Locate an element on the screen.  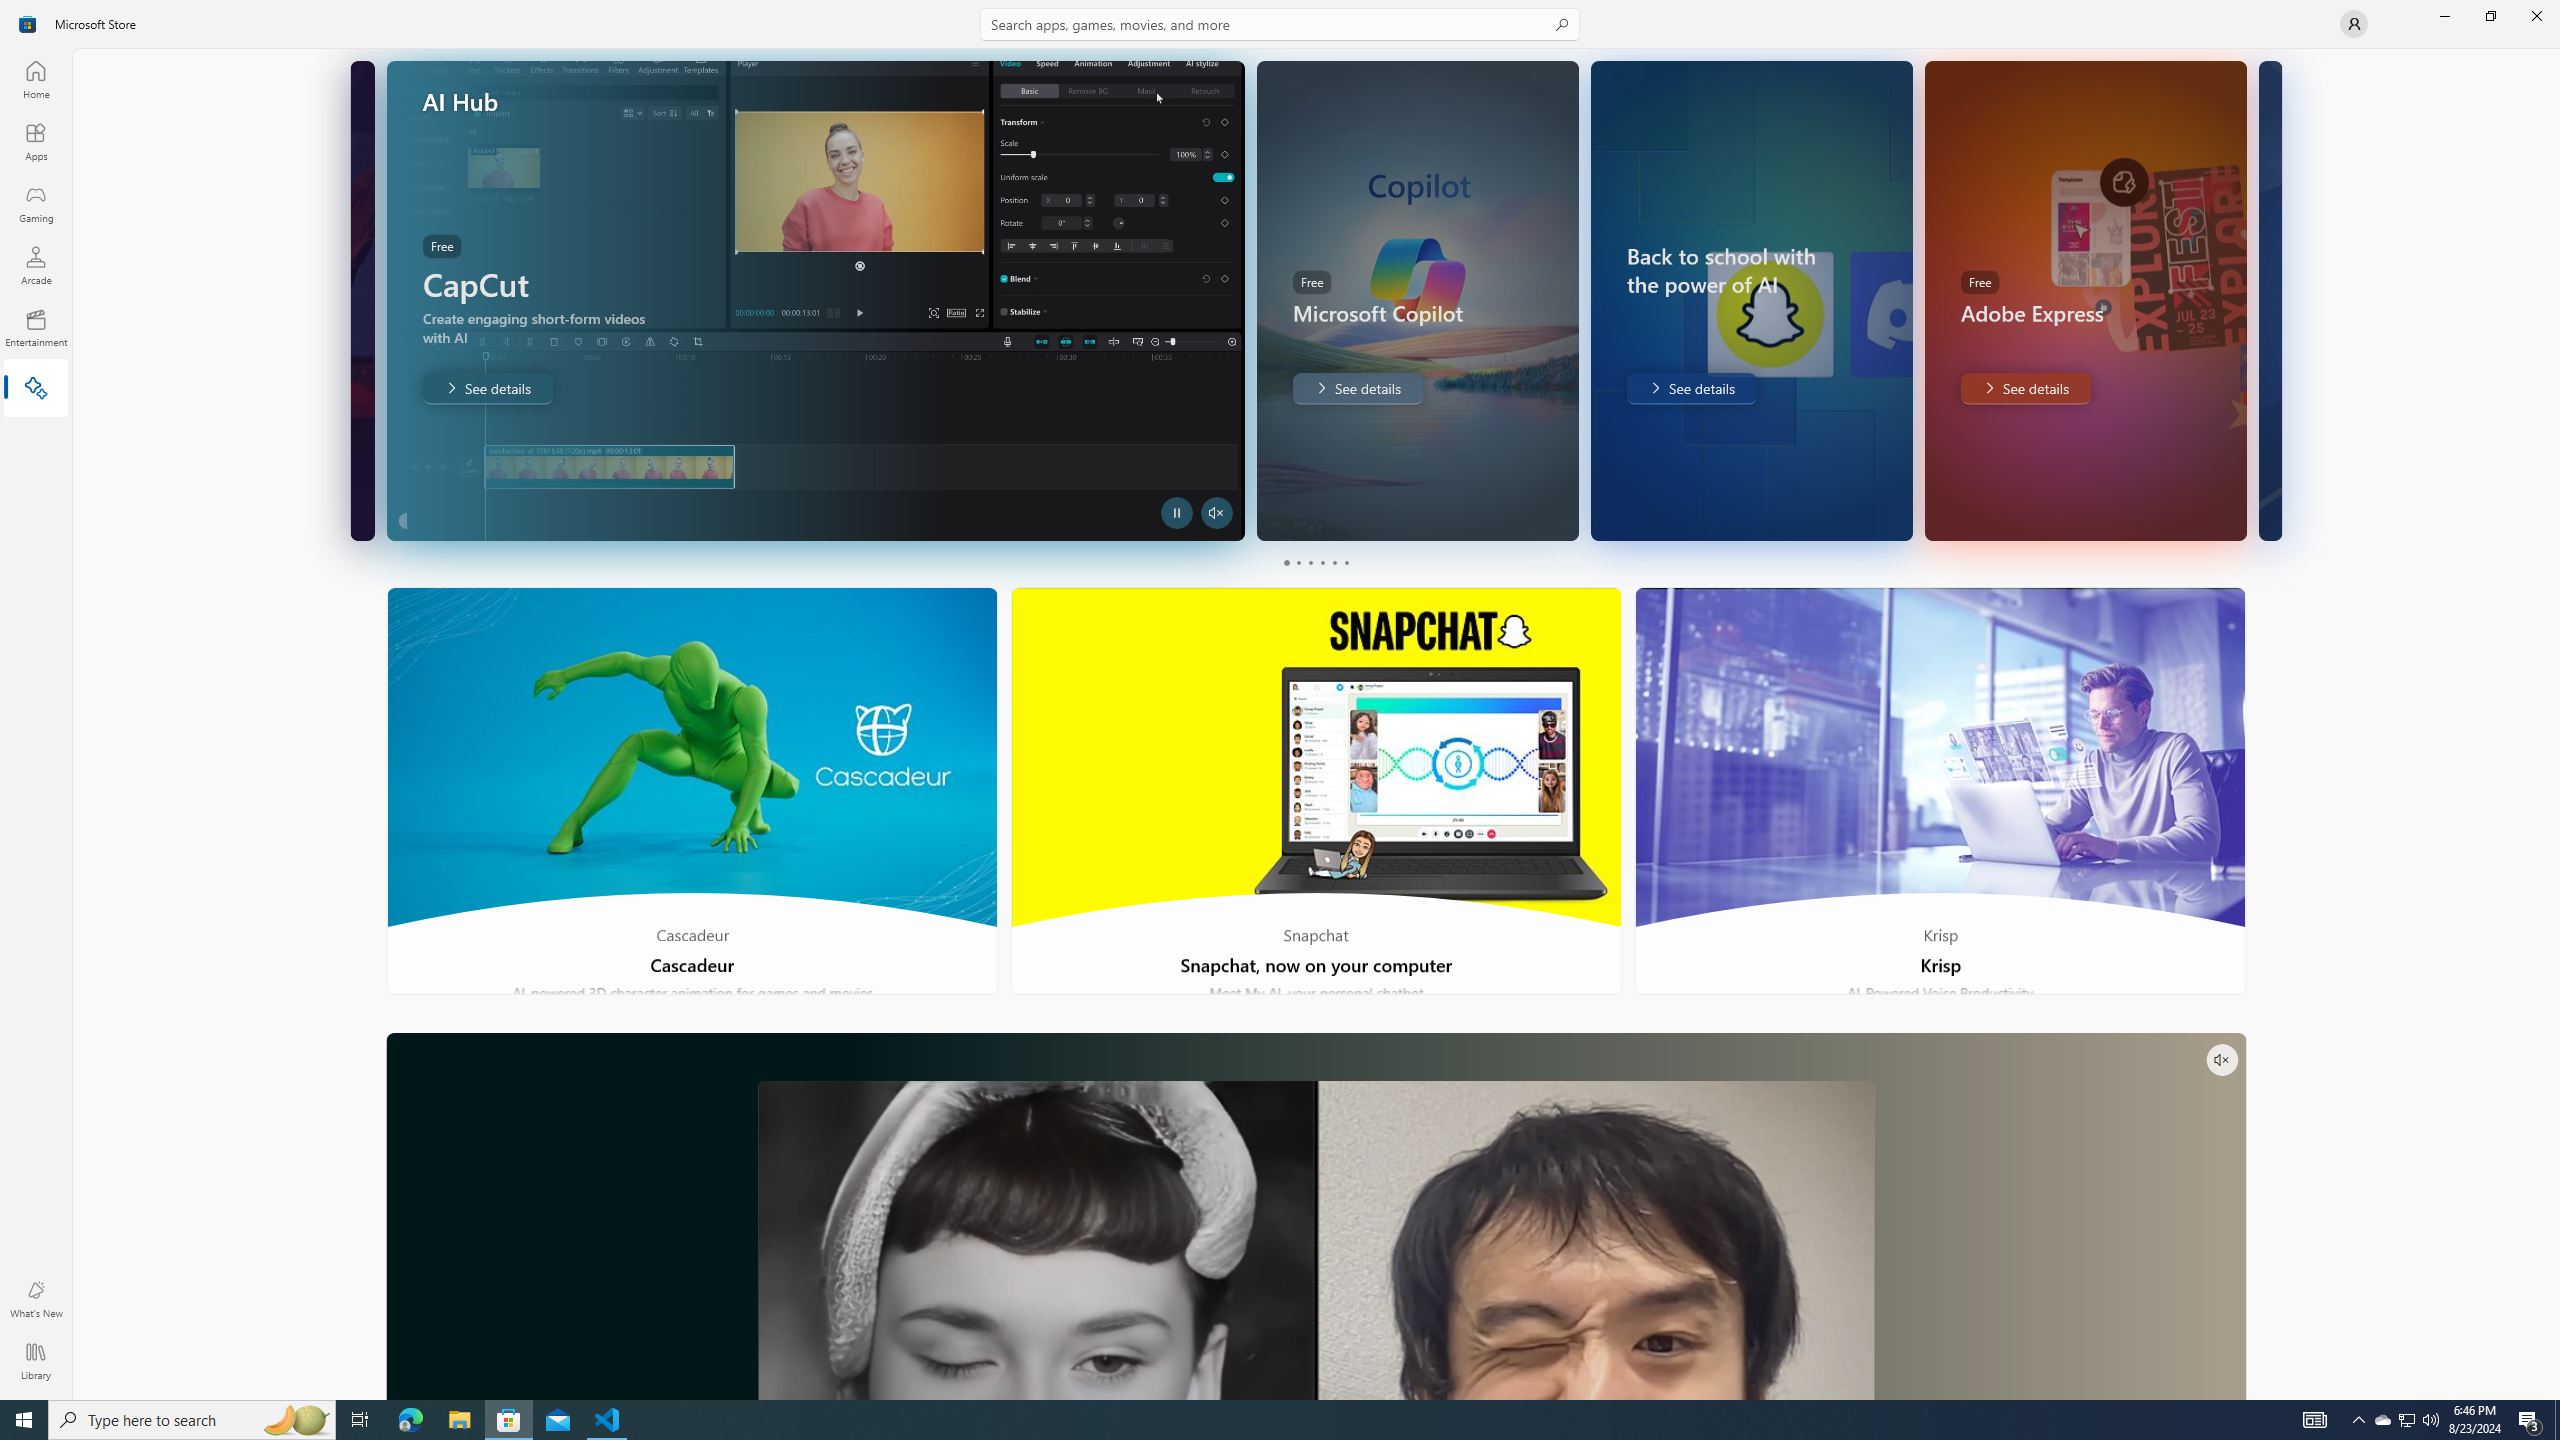
'Cascadeur' is located at coordinates (692, 790).